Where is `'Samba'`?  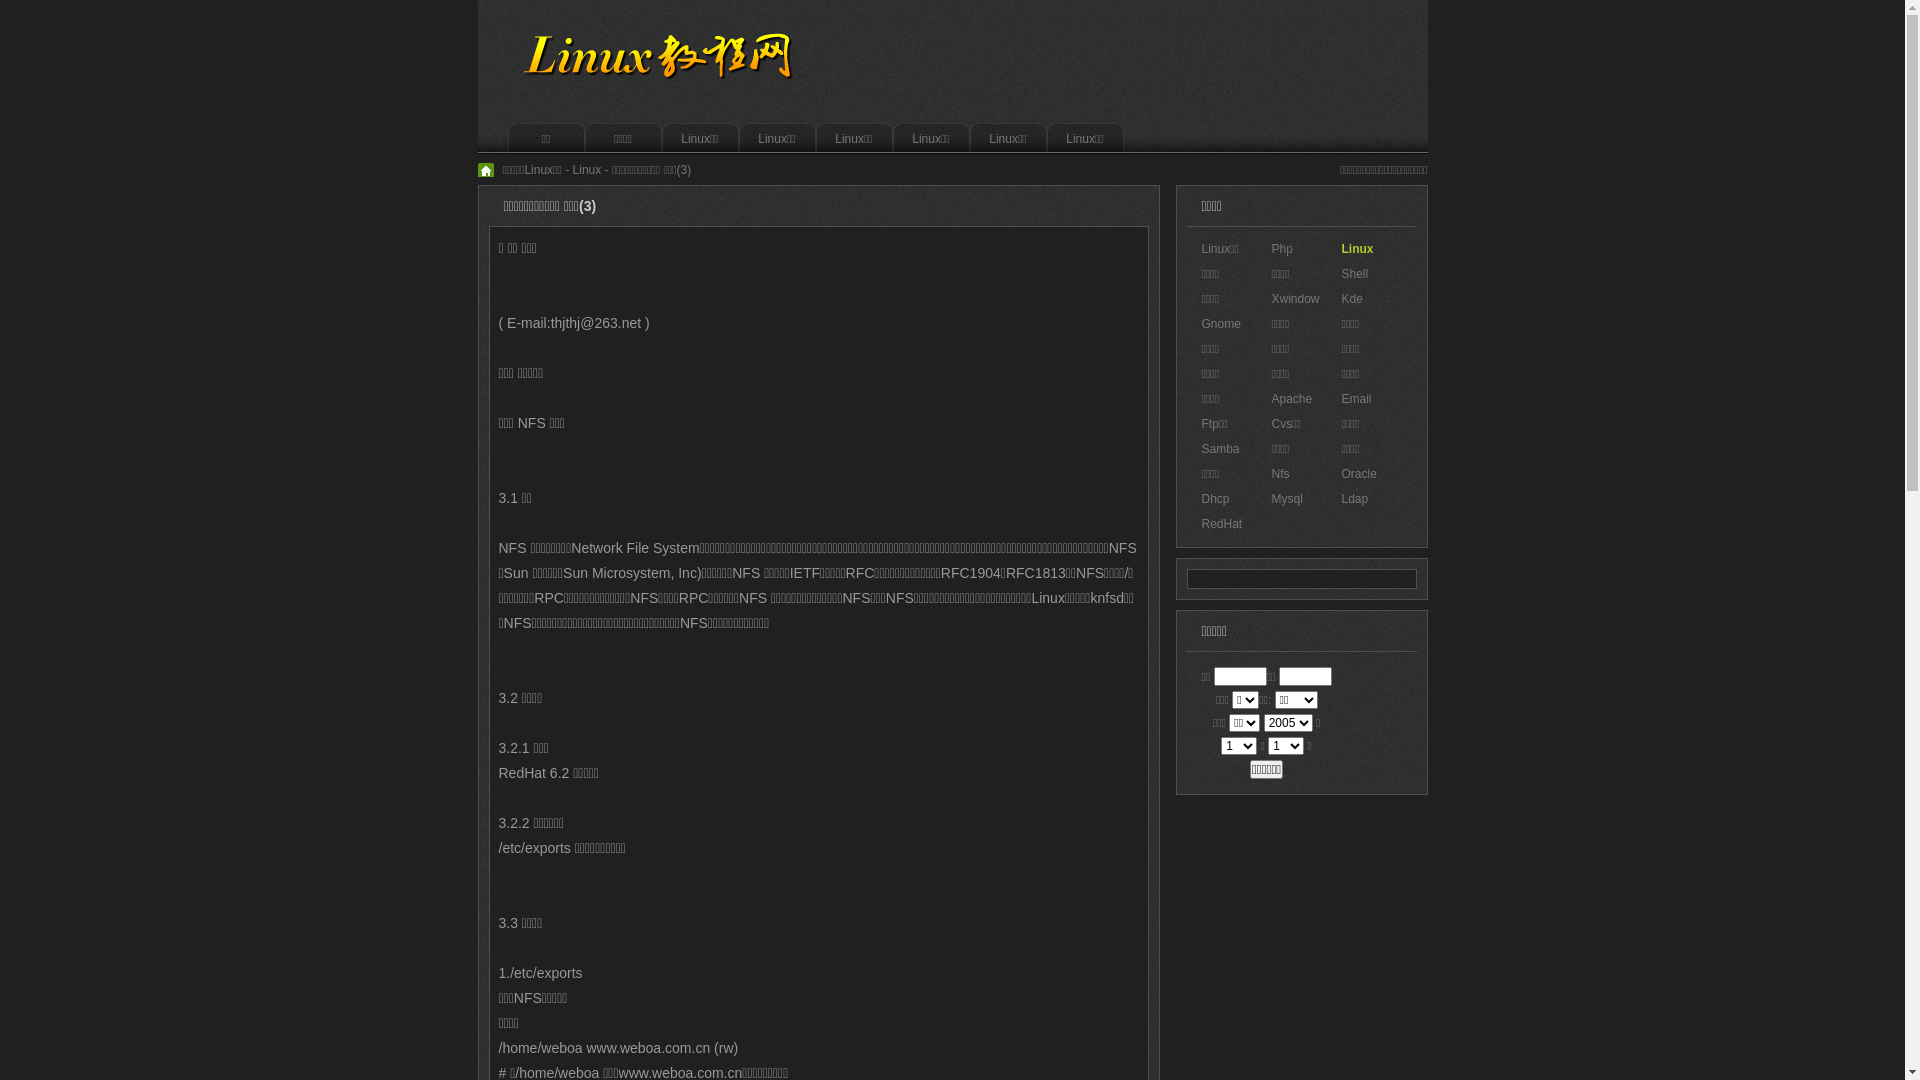 'Samba' is located at coordinates (1219, 447).